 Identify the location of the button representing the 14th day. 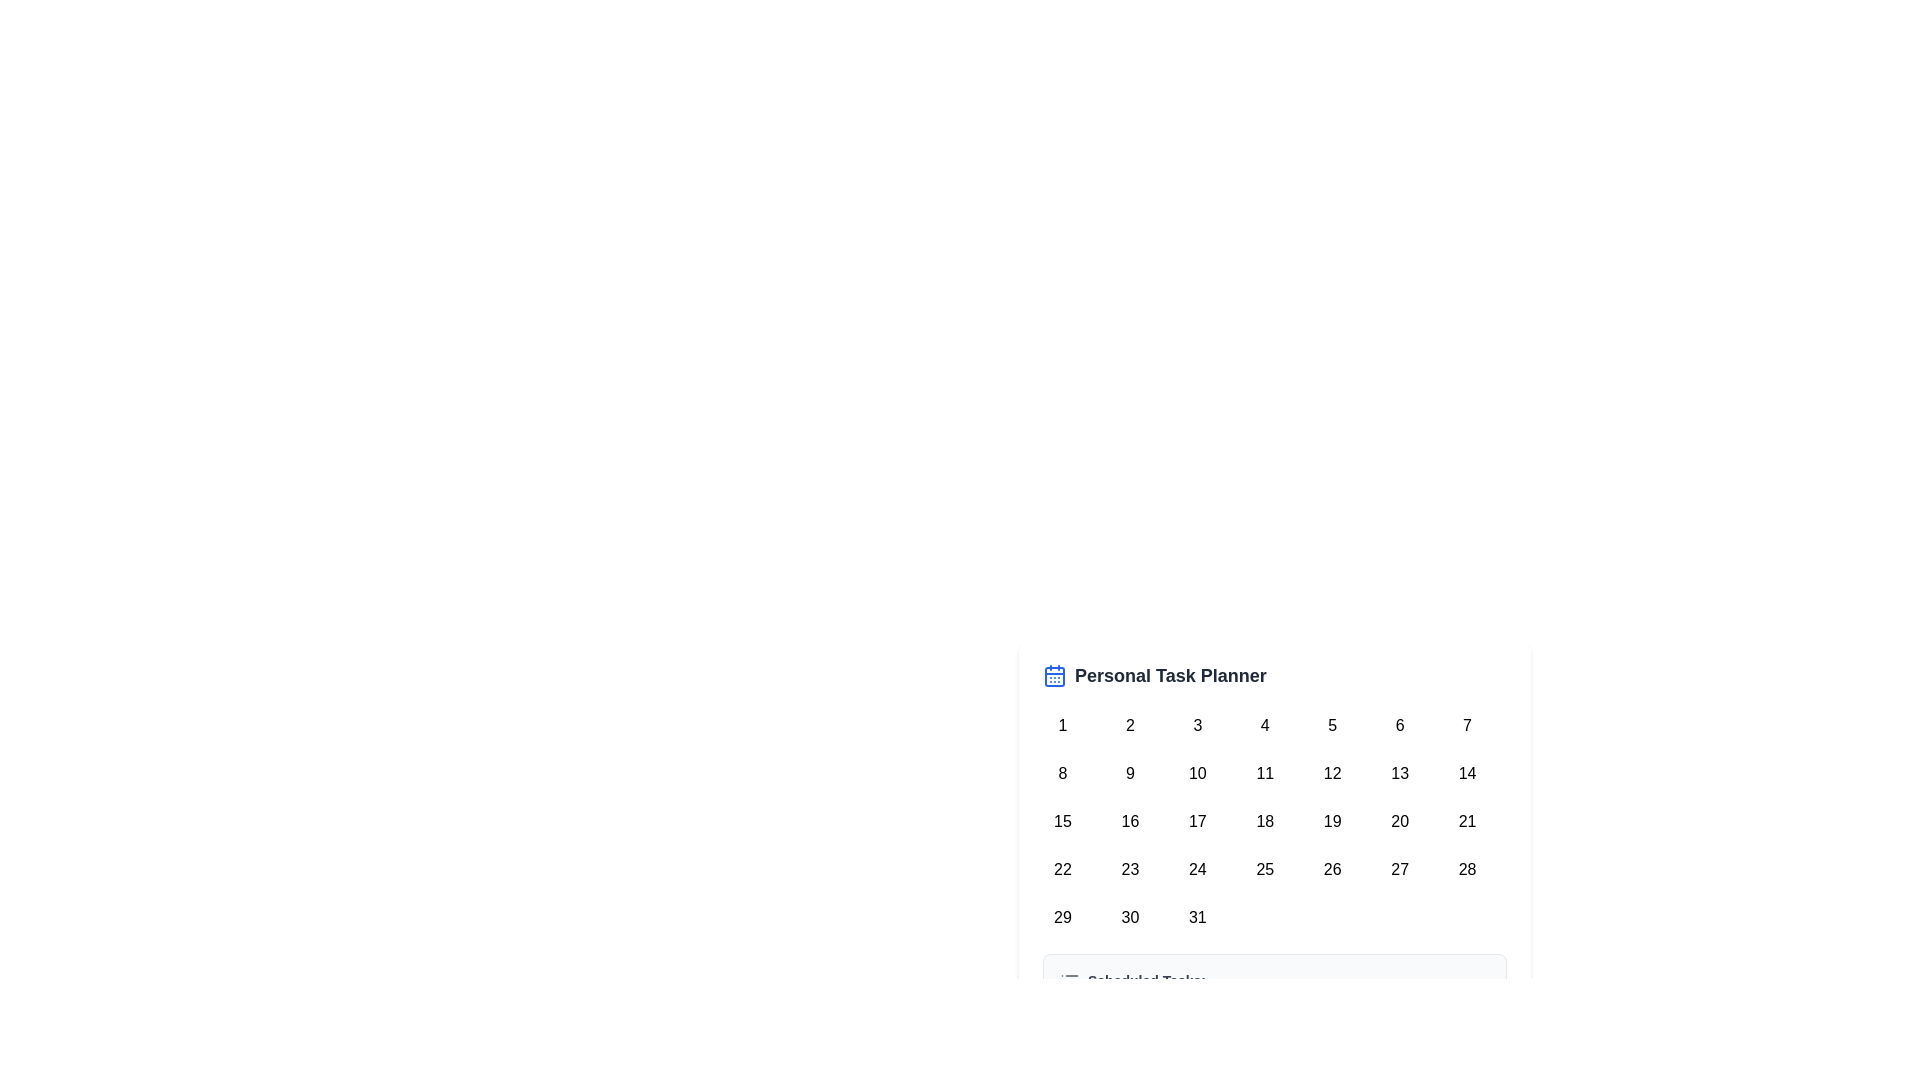
(1467, 773).